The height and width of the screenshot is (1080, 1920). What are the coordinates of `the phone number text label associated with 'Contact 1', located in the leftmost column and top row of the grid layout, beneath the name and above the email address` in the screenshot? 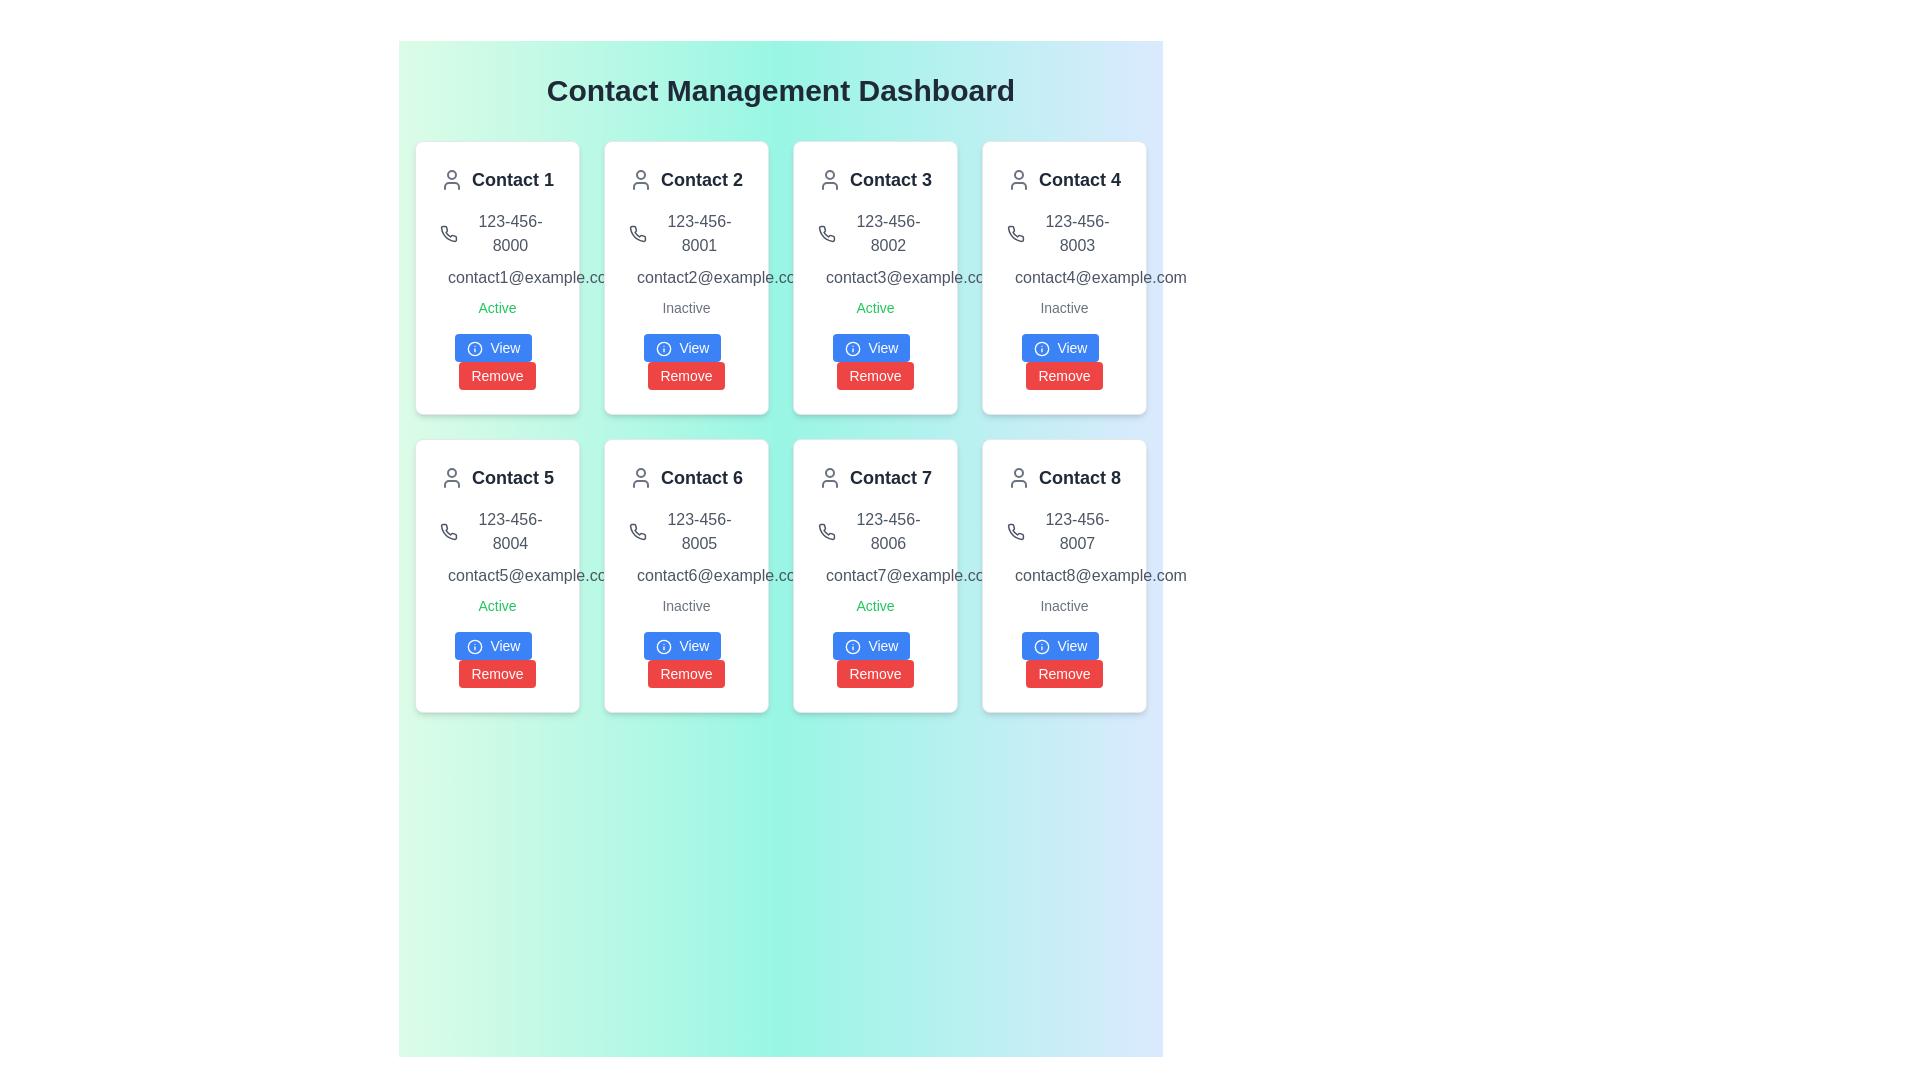 It's located at (497, 233).